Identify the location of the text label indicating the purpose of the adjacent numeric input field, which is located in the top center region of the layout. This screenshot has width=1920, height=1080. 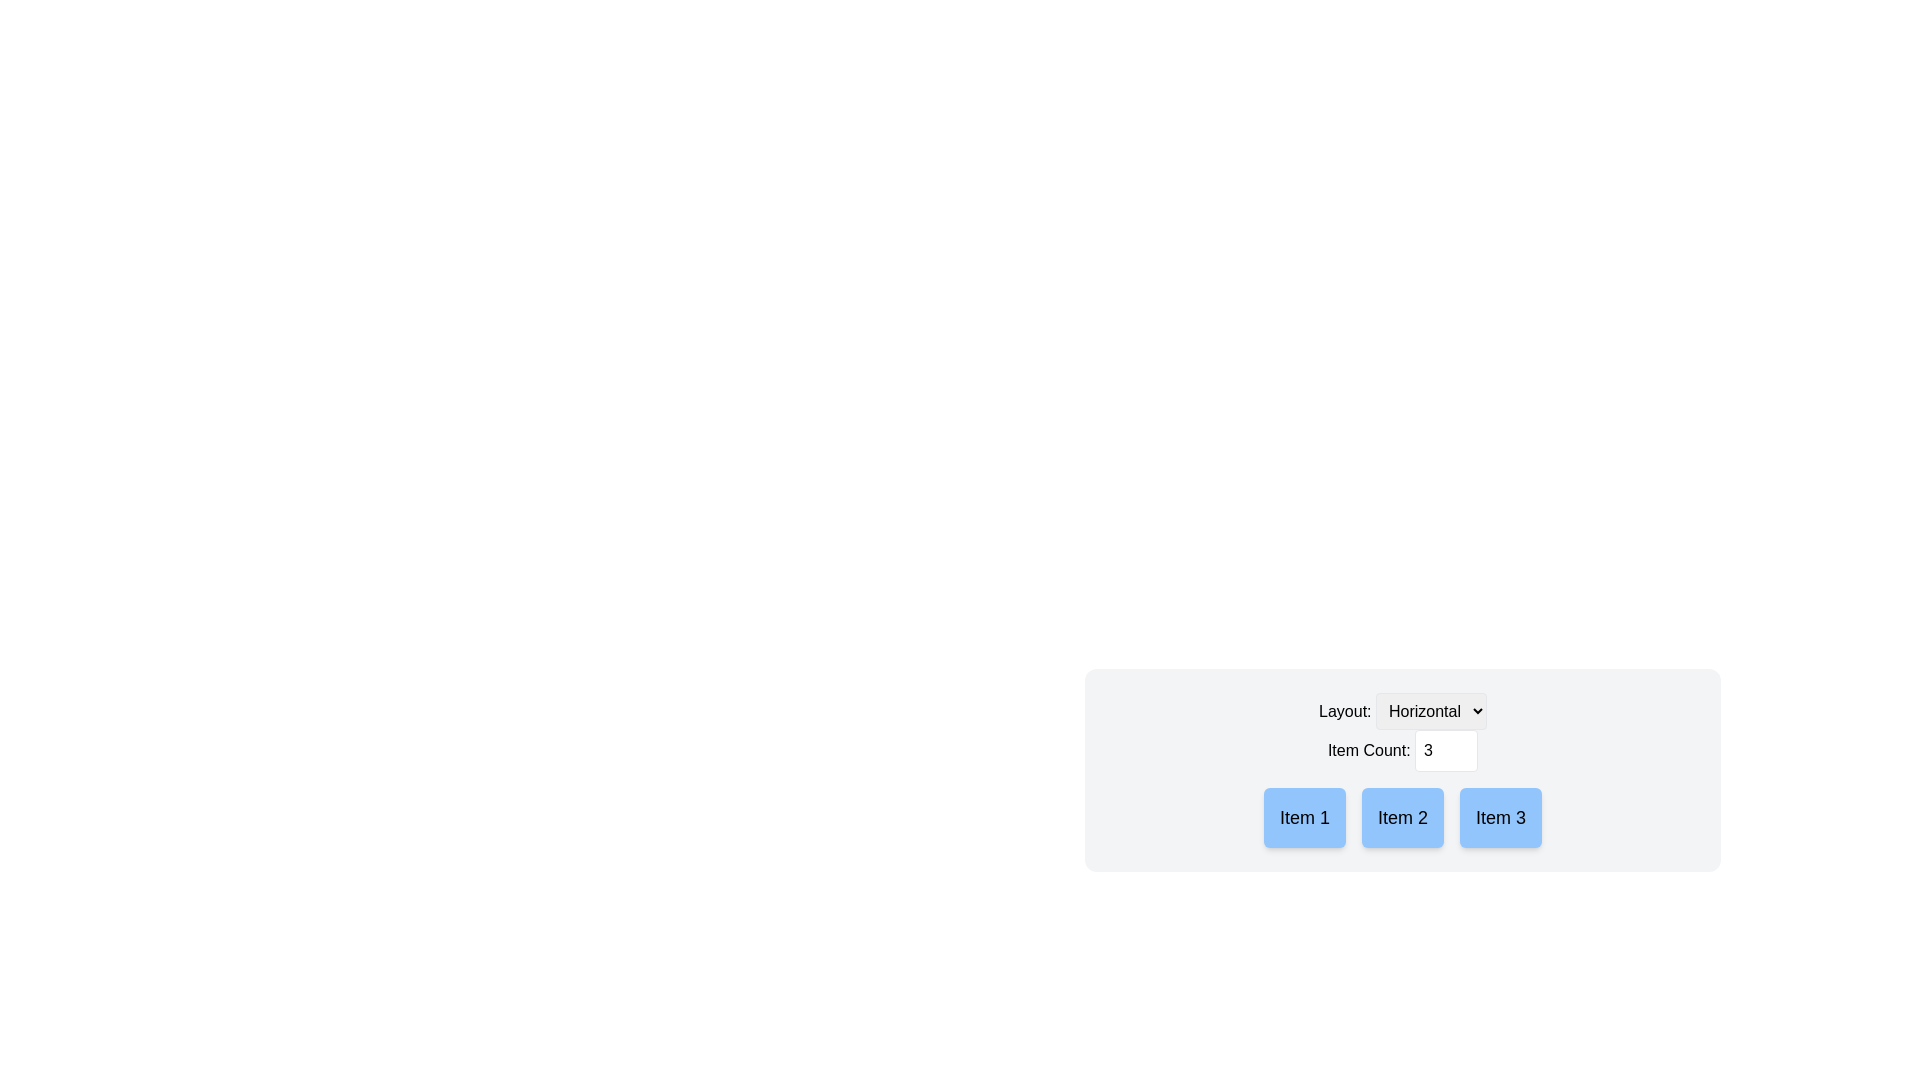
(1401, 749).